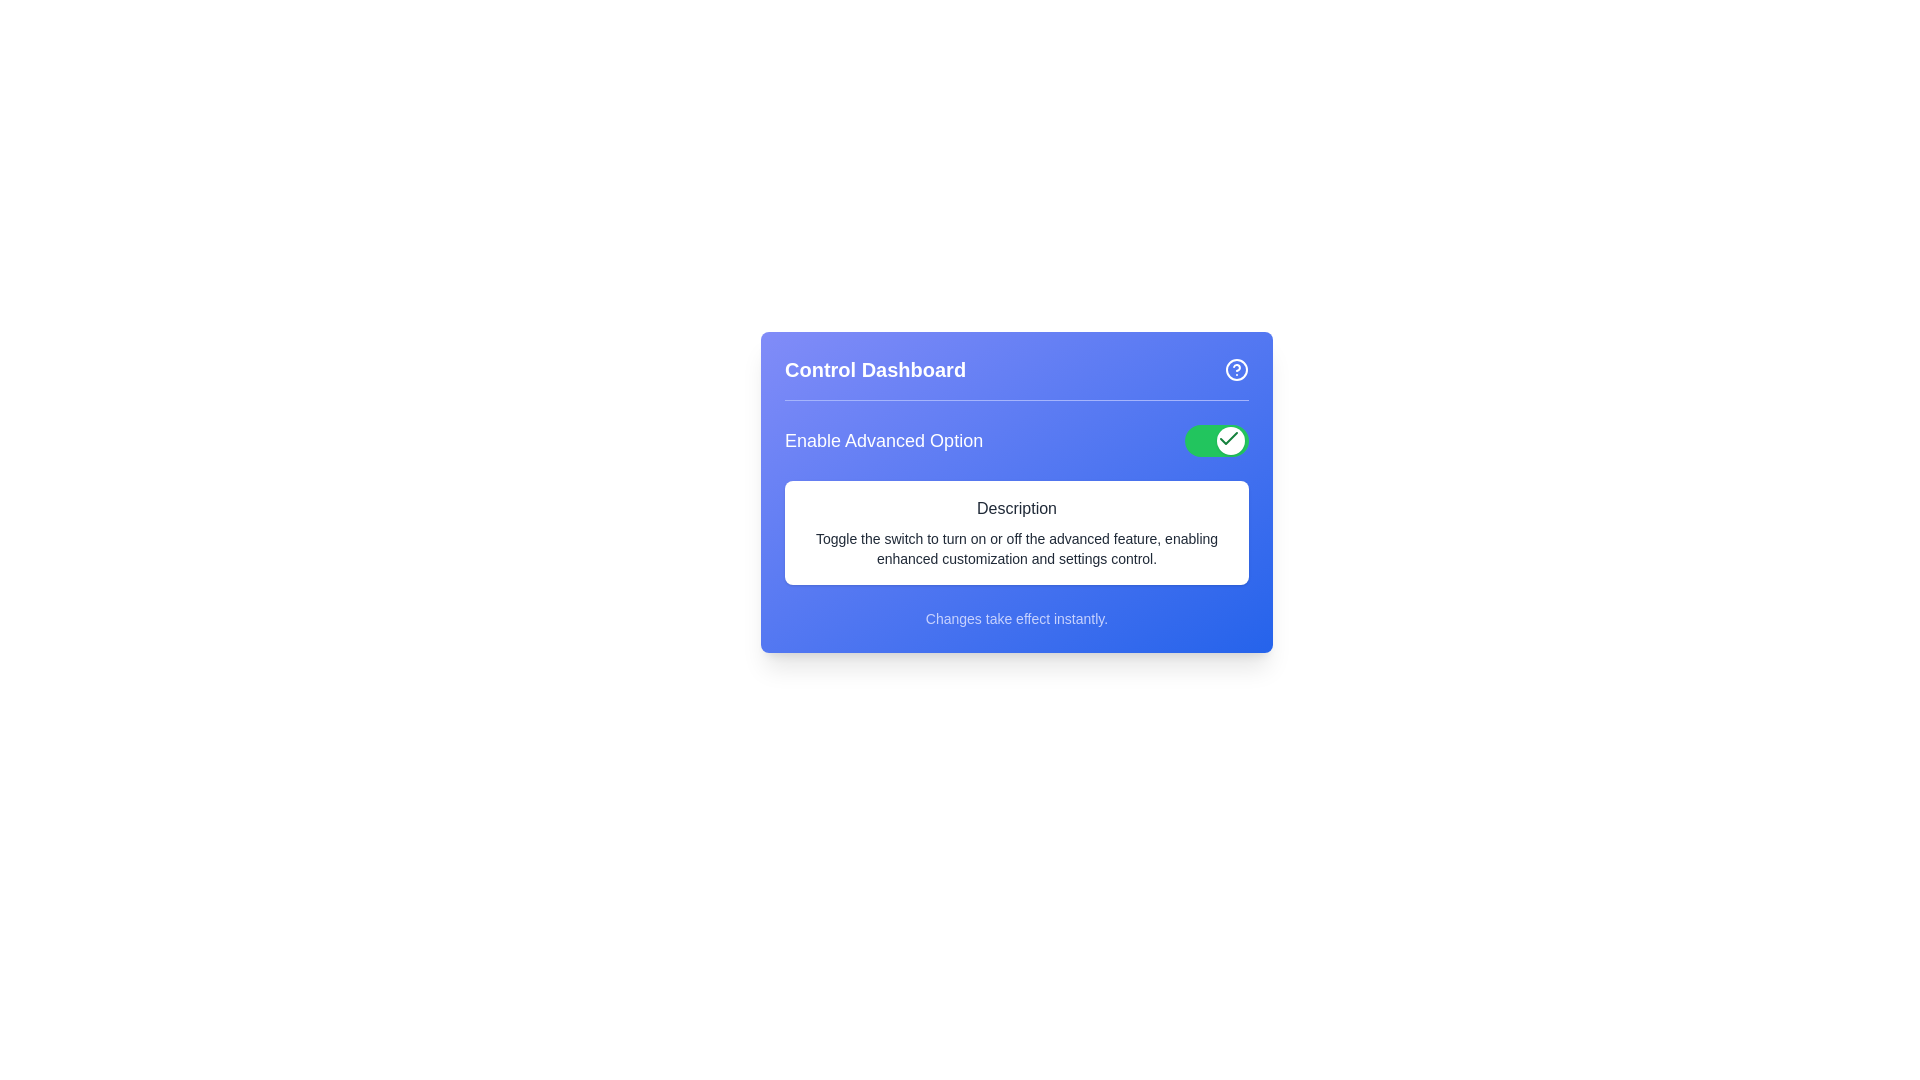 The image size is (1920, 1080). Describe the element at coordinates (1017, 439) in the screenshot. I see `the toggle switch labeled 'Enable Advanced Option' located in the blue panel 'Control Dashboard'` at that location.